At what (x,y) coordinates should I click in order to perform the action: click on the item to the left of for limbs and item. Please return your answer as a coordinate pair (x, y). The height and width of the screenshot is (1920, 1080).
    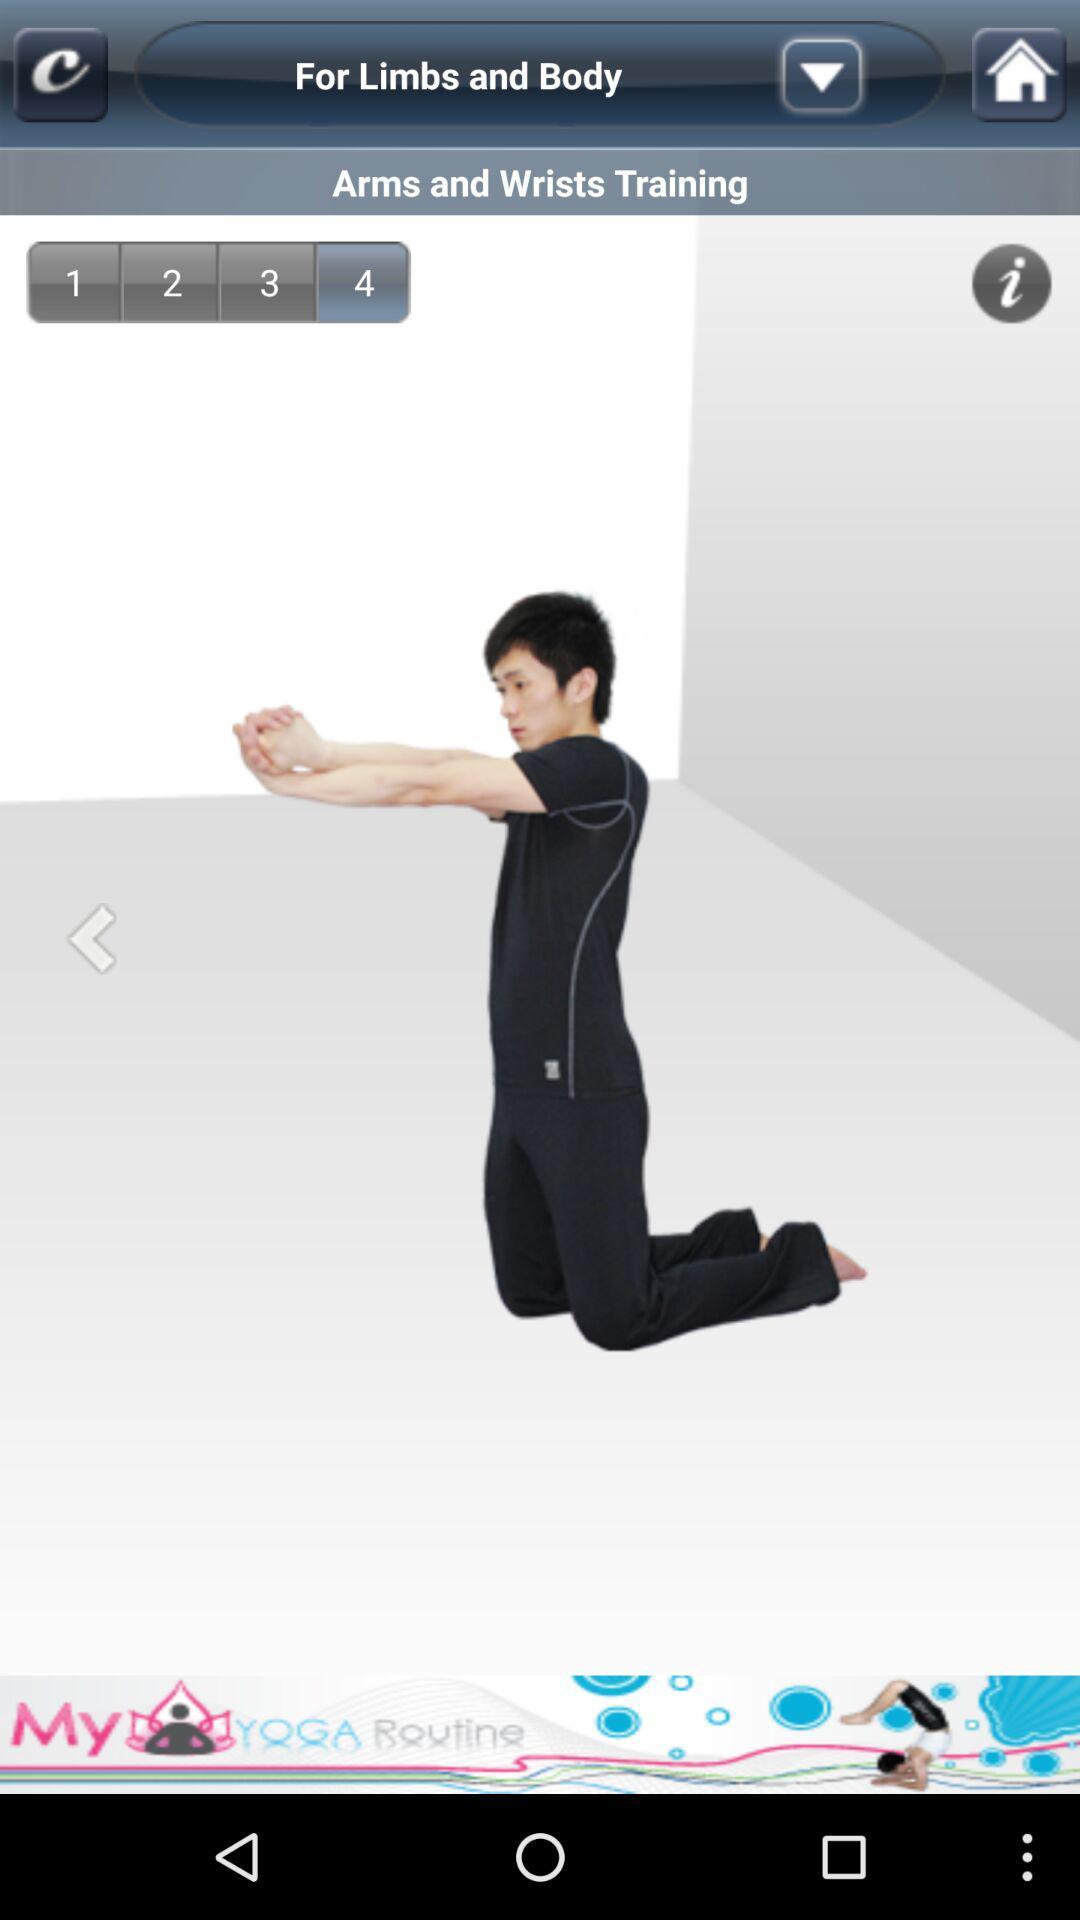
    Looking at the image, I should click on (59, 75).